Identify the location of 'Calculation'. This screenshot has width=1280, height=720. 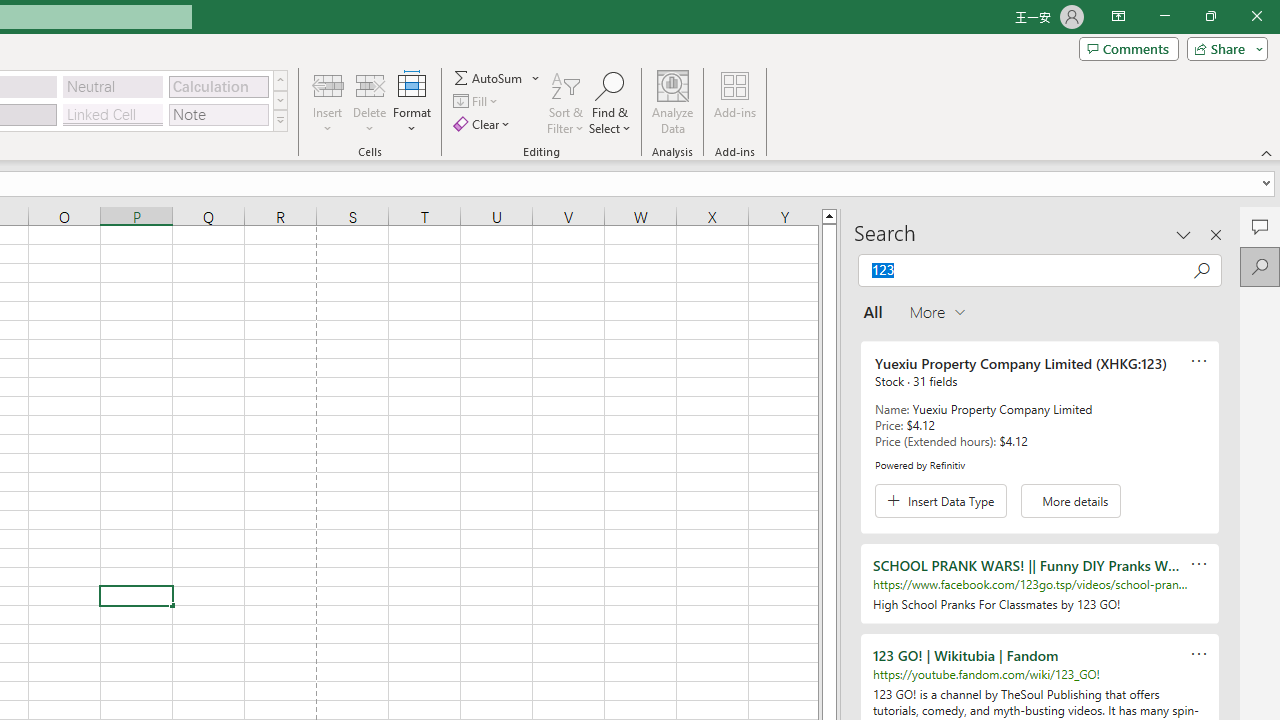
(218, 85).